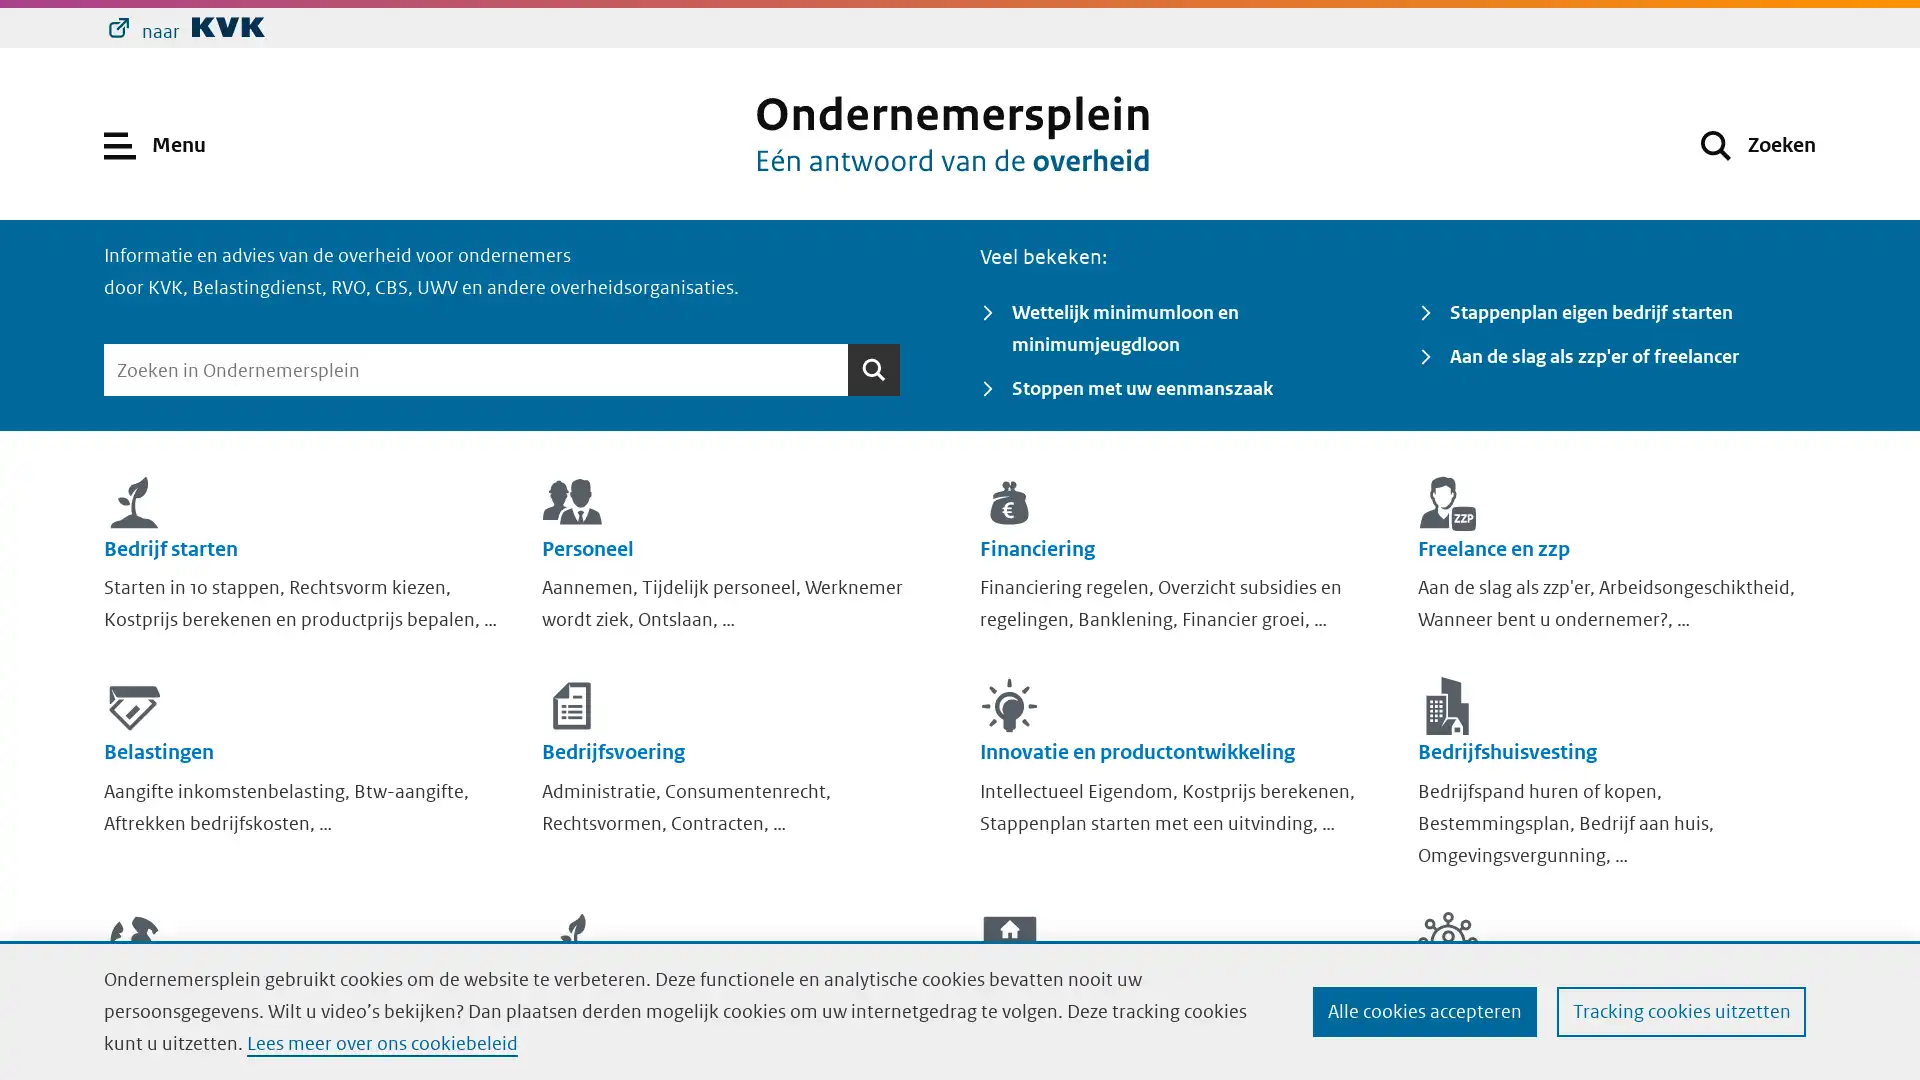 The width and height of the screenshot is (1920, 1080). What do you see at coordinates (1680, 1011) in the screenshot?
I see `Tracking cookies uitzetten` at bounding box center [1680, 1011].